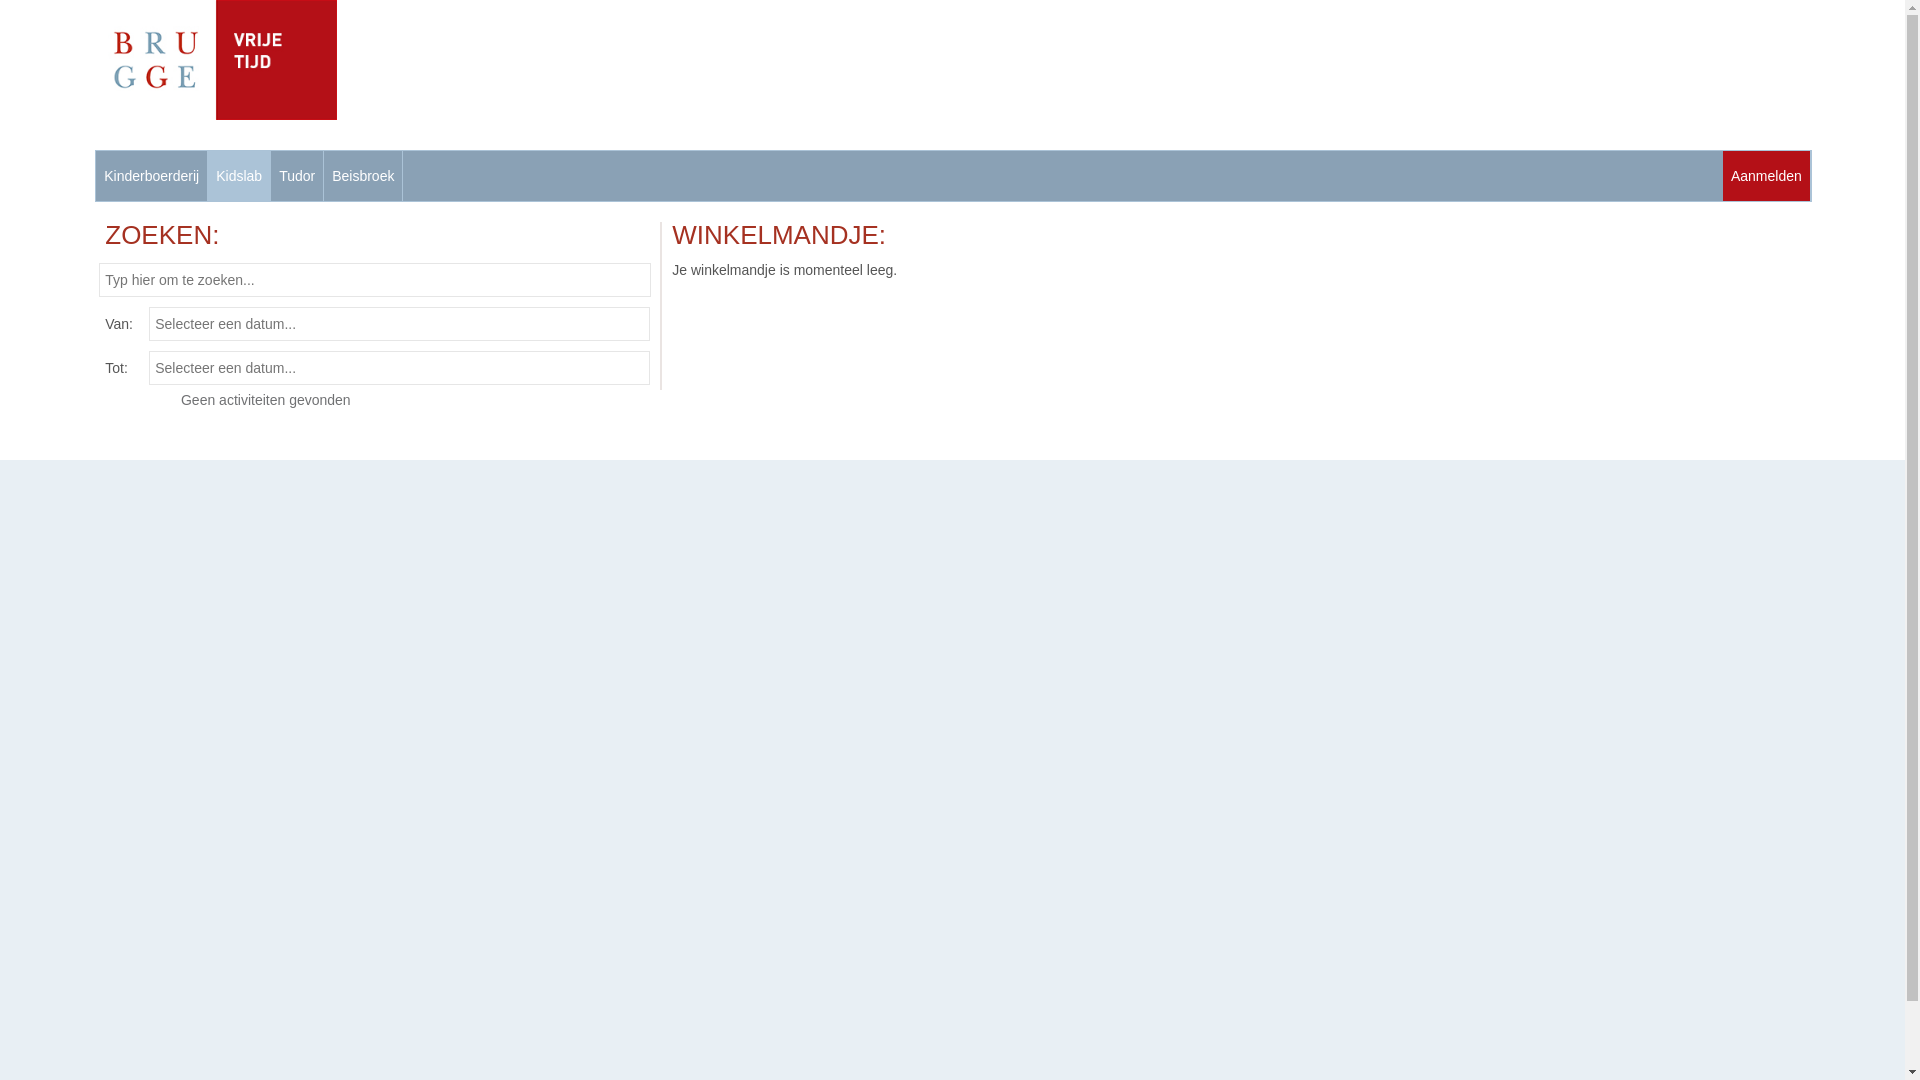 This screenshot has width=1920, height=1080. What do you see at coordinates (1766, 175) in the screenshot?
I see `'Aanmelden'` at bounding box center [1766, 175].